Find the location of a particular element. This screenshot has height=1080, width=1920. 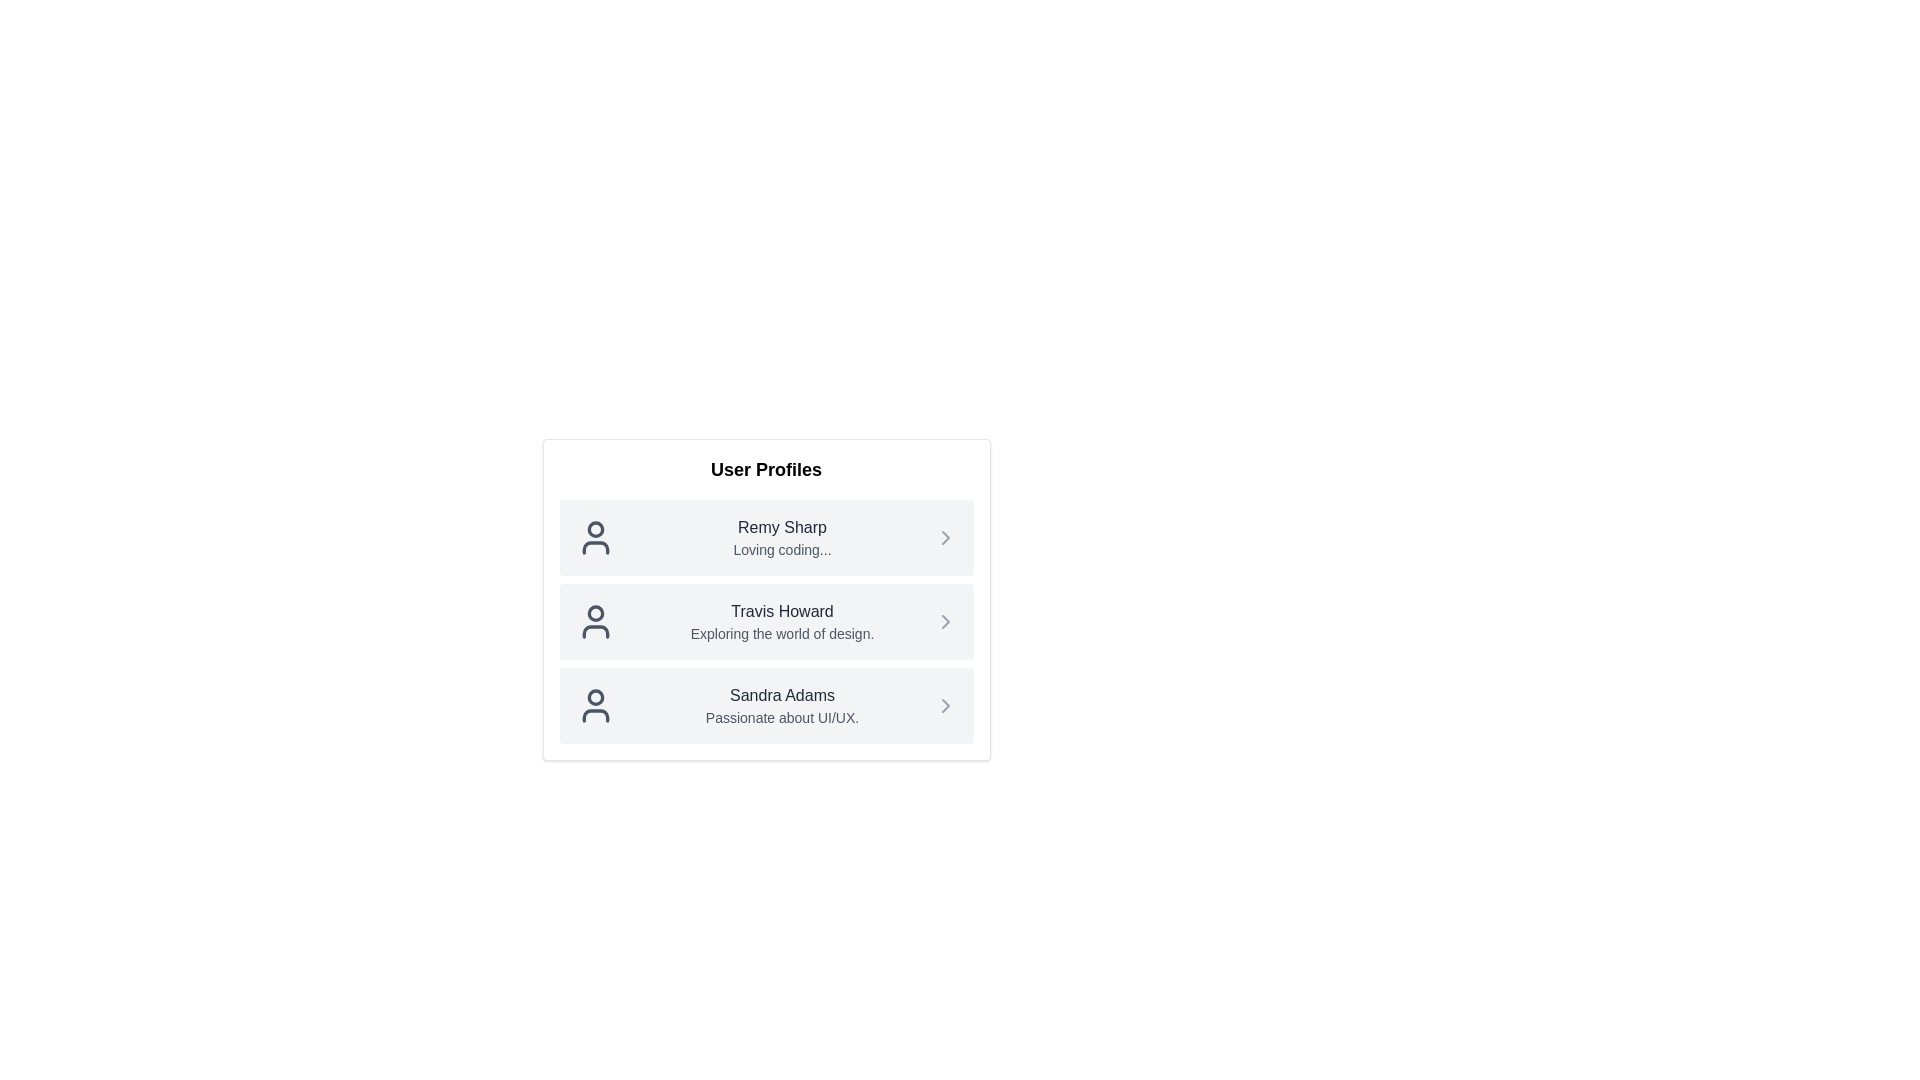

the rightward-pointing chevron icon associated with the user profile 'Remy Sharp' in the user profiles list is located at coordinates (944, 536).